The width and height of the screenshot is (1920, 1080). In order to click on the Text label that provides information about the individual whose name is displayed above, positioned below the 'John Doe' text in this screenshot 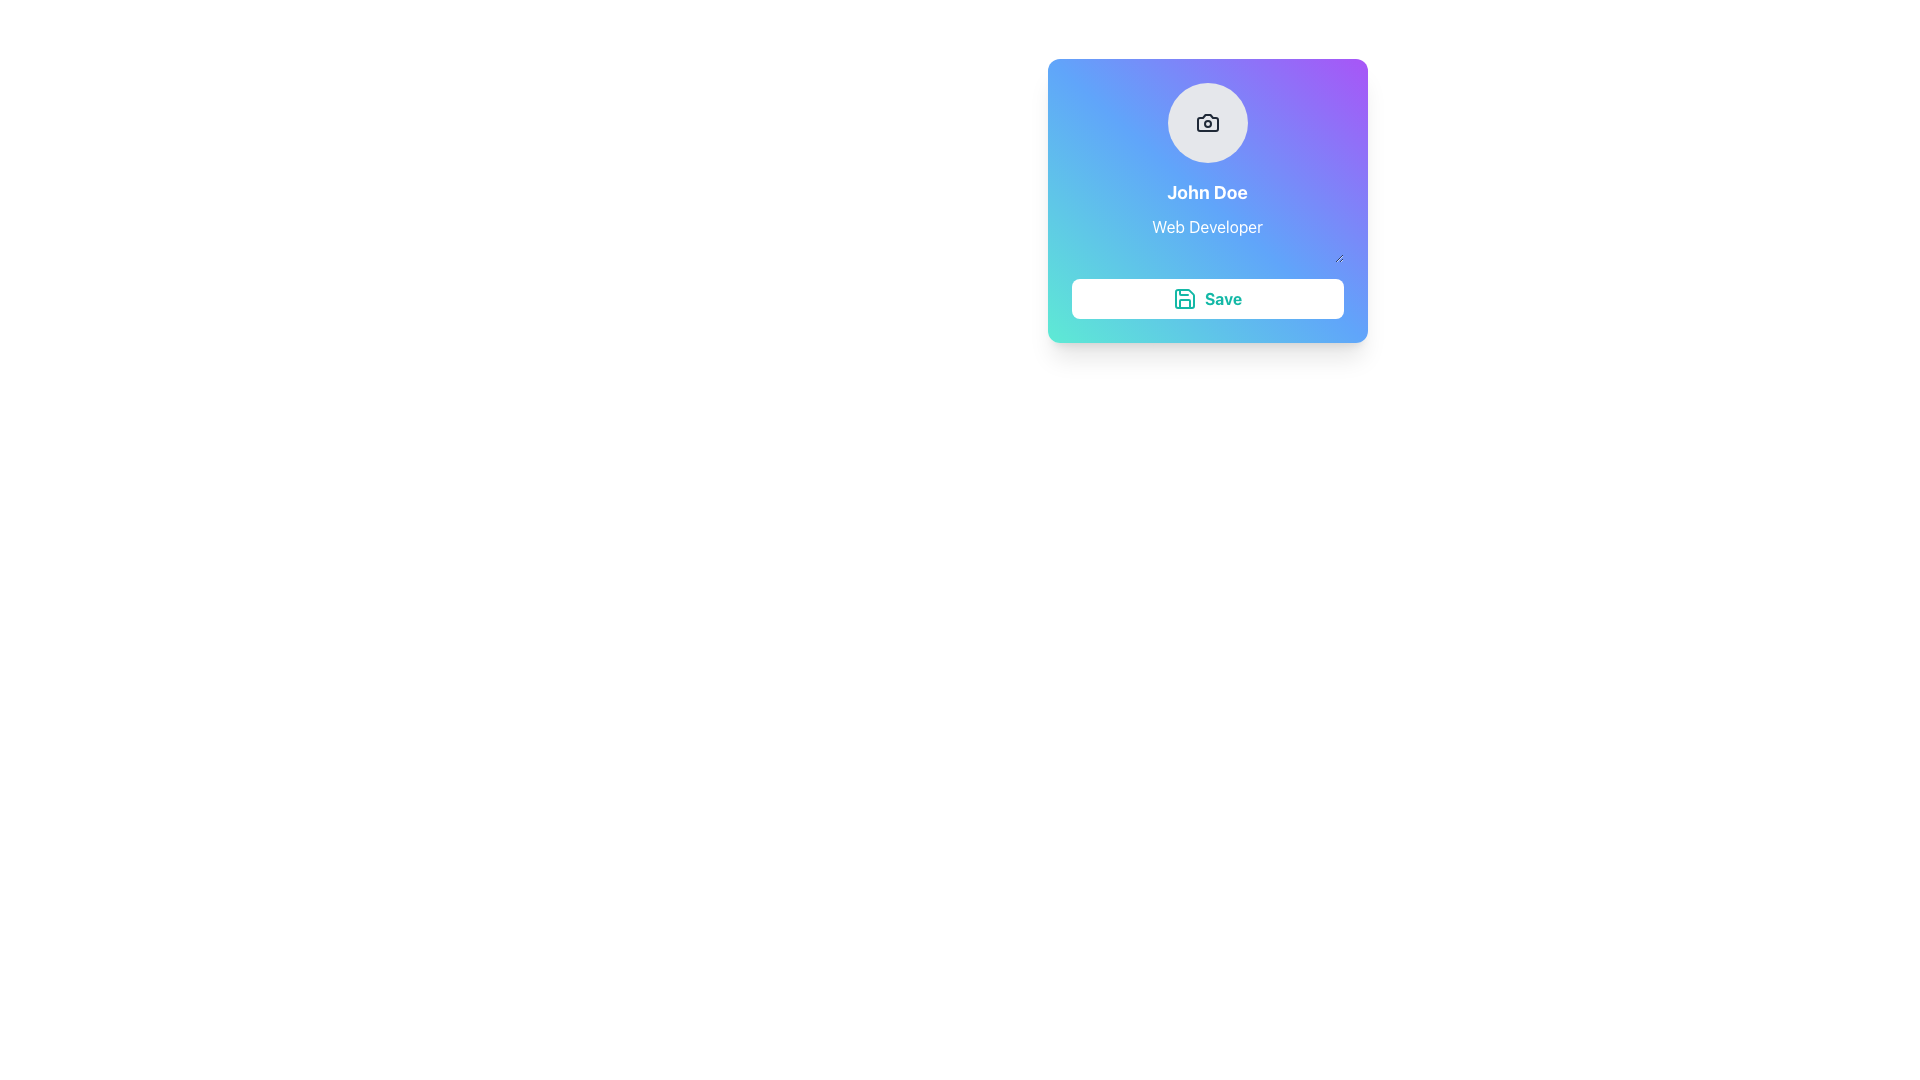, I will do `click(1206, 238)`.